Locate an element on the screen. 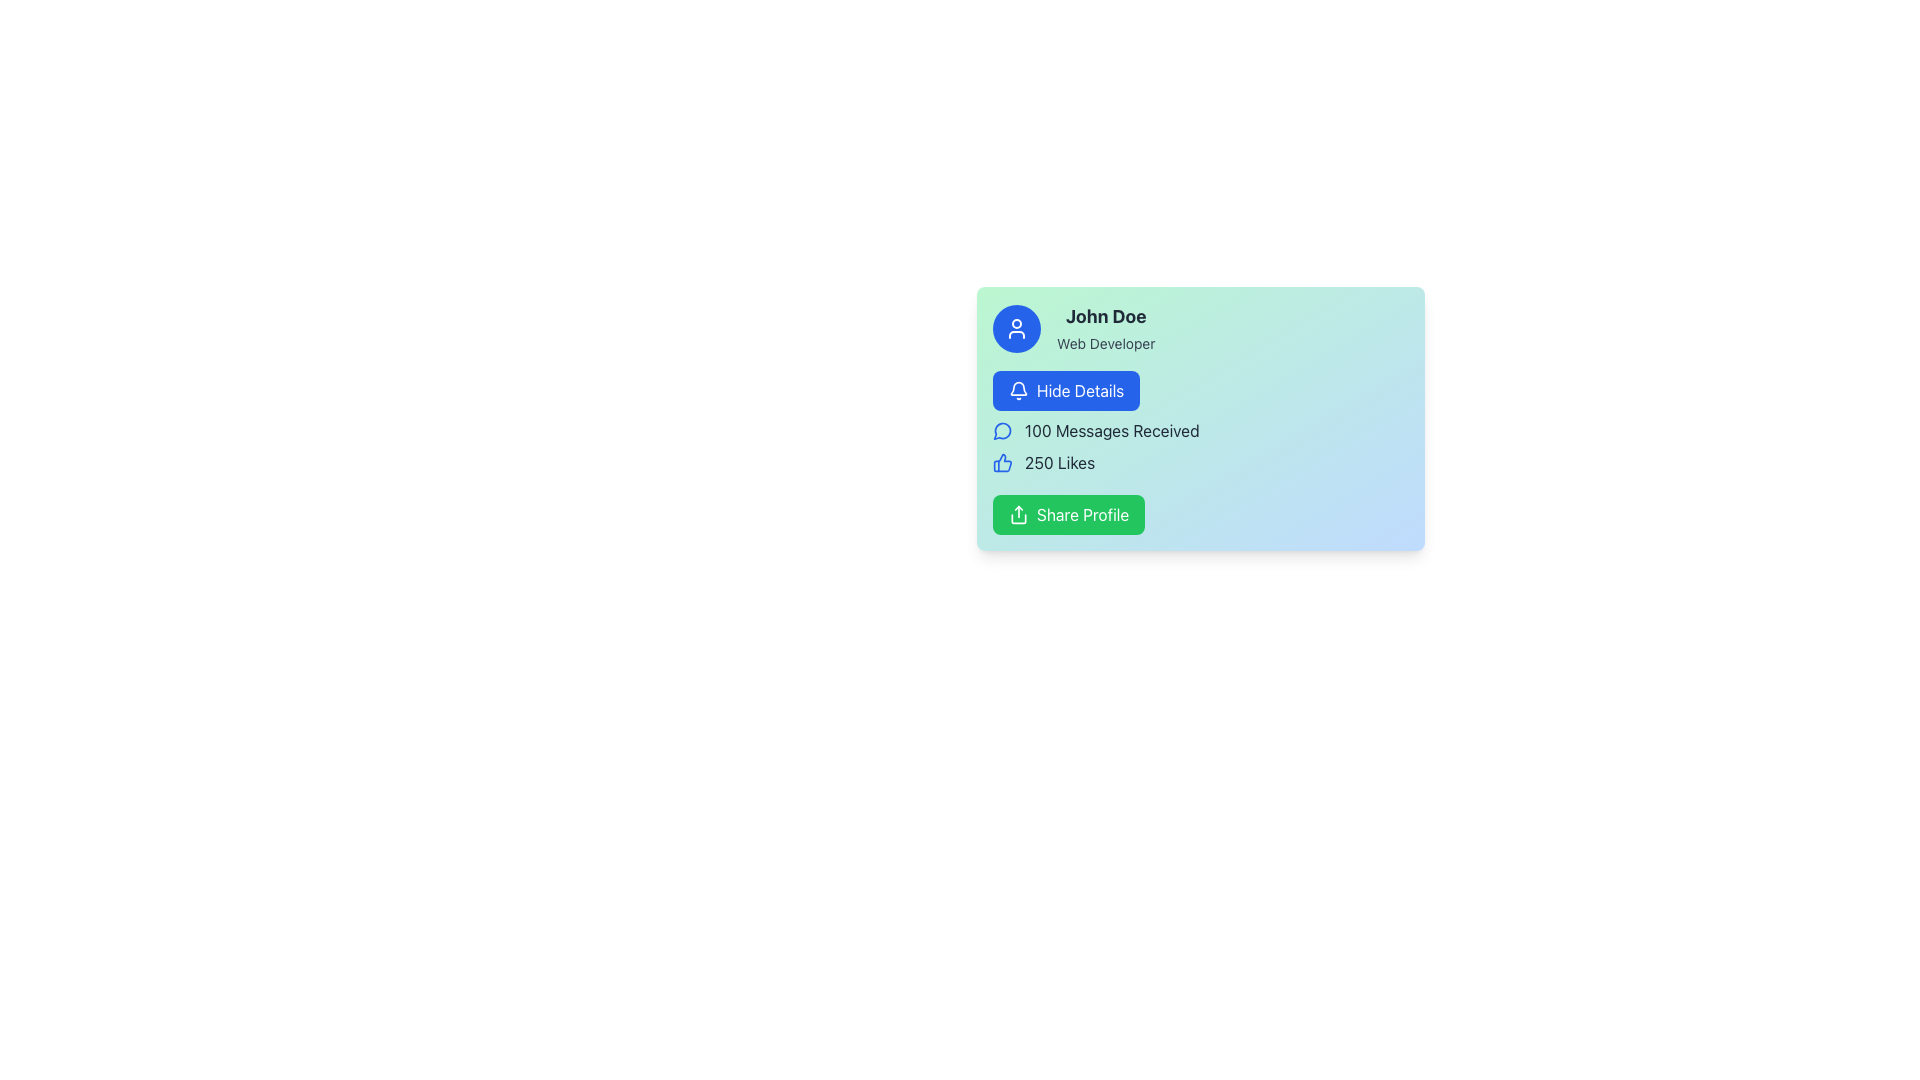 This screenshot has width=1920, height=1080. the SVG bell icon located within the 'Hide Details' button, which is distinguishable by its blue background and positioned between the user name and statistics is located at coordinates (1018, 390).